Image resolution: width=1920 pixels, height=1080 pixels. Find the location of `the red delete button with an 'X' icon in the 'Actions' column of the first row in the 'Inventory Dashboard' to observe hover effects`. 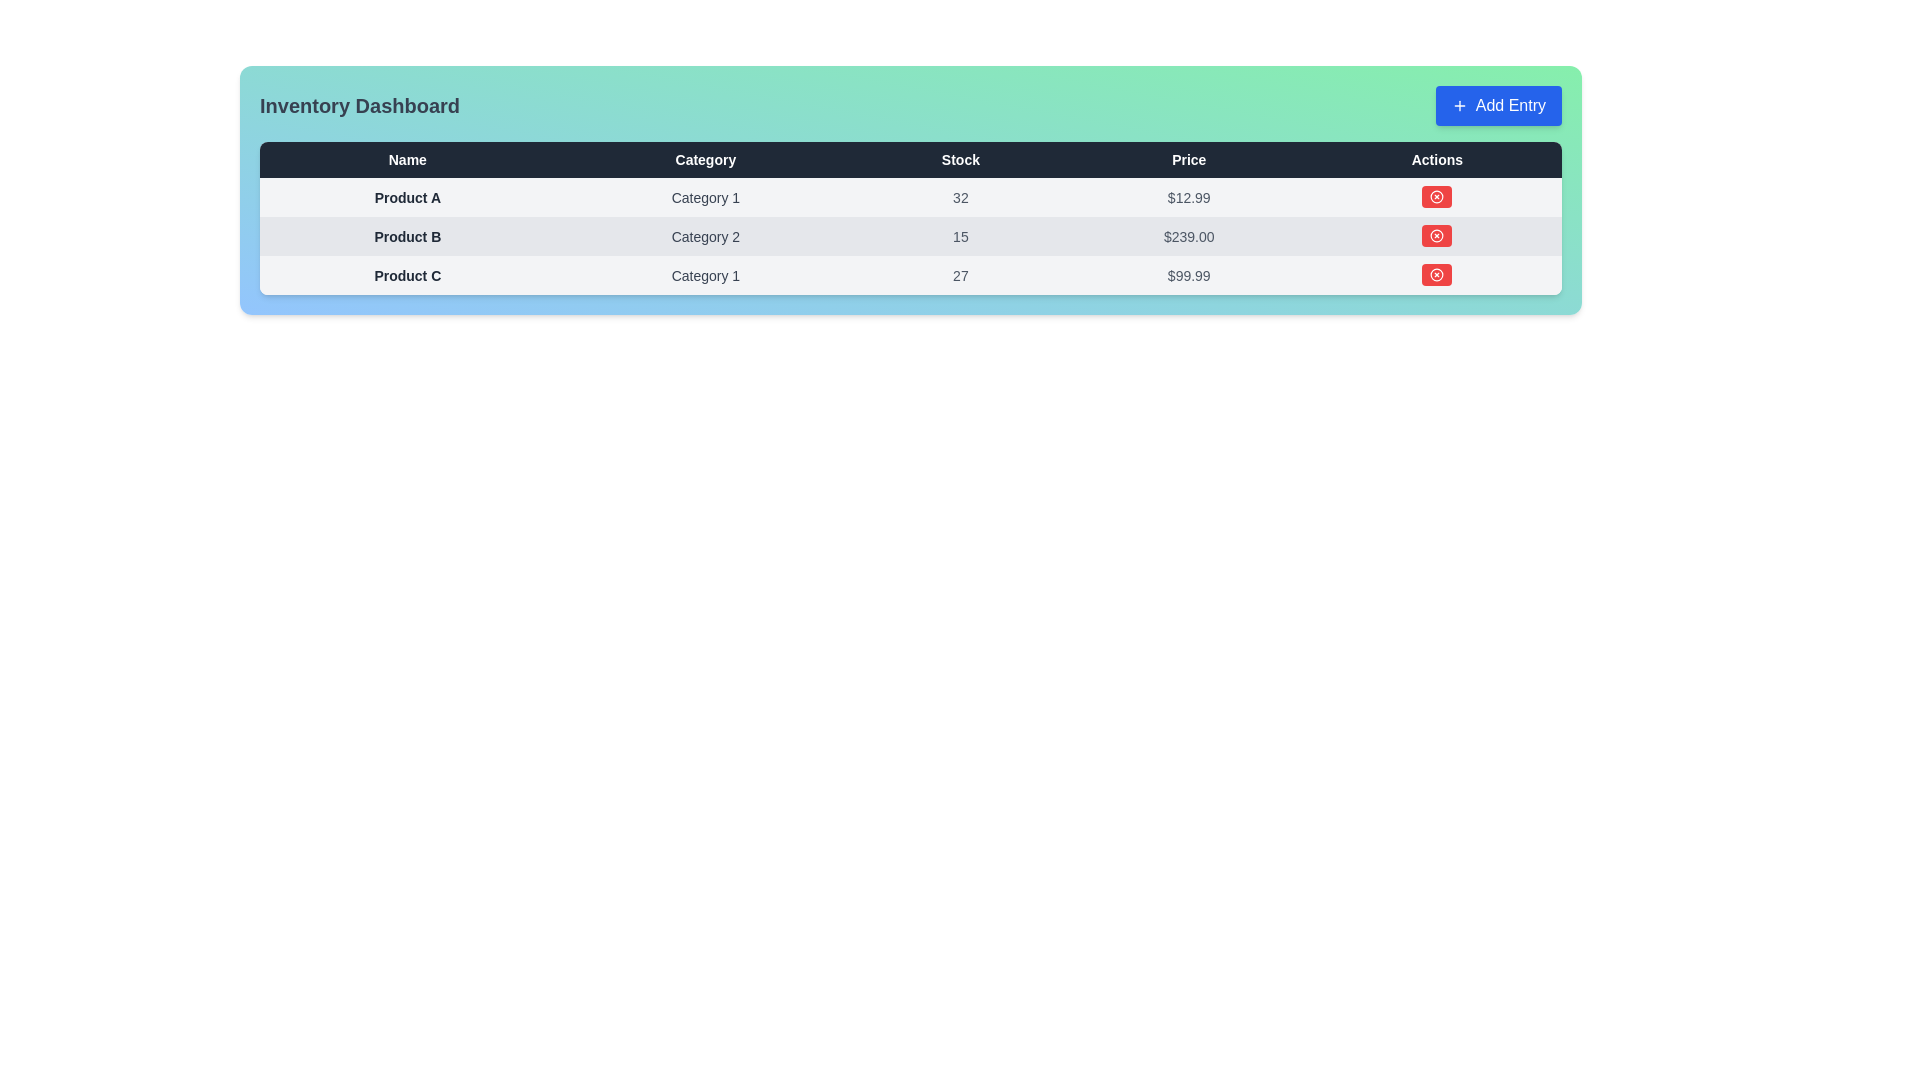

the red delete button with an 'X' icon in the 'Actions' column of the first row in the 'Inventory Dashboard' to observe hover effects is located at coordinates (1436, 197).